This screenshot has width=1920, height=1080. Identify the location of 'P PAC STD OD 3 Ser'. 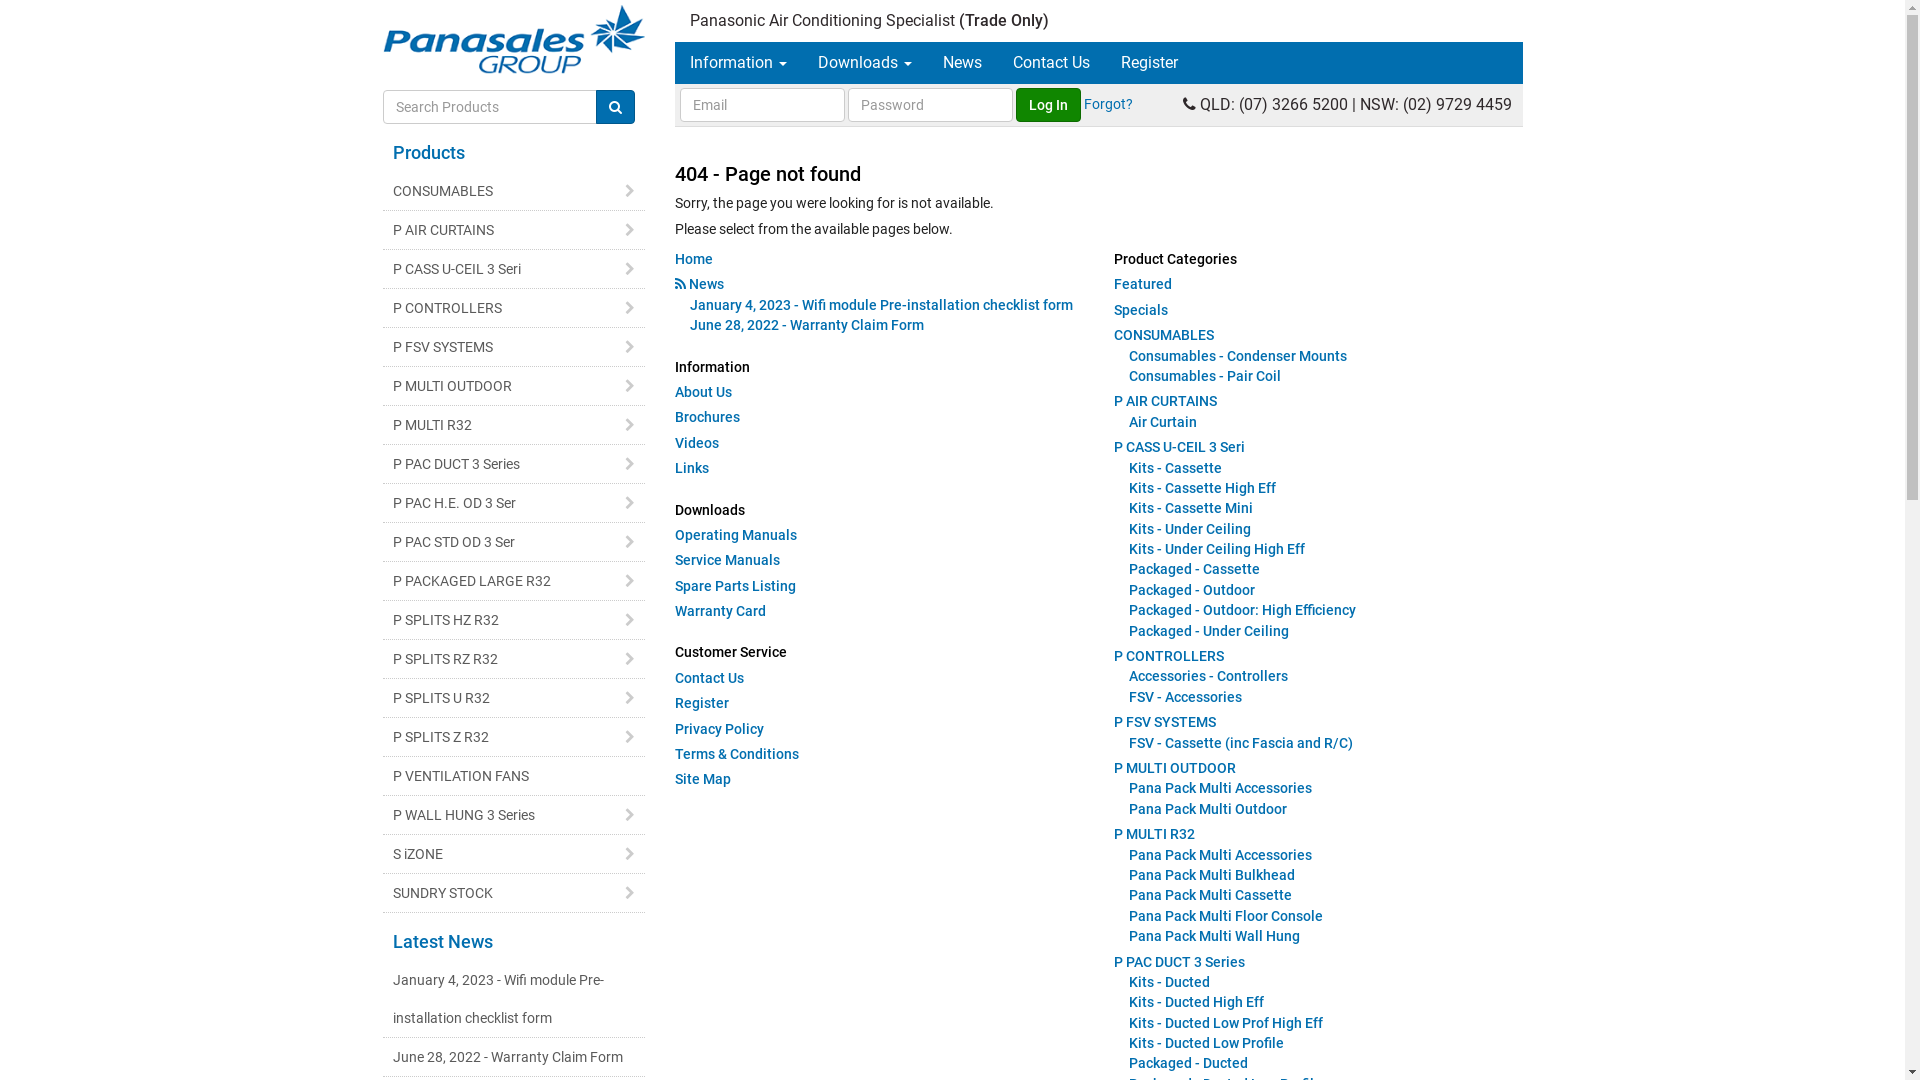
(513, 542).